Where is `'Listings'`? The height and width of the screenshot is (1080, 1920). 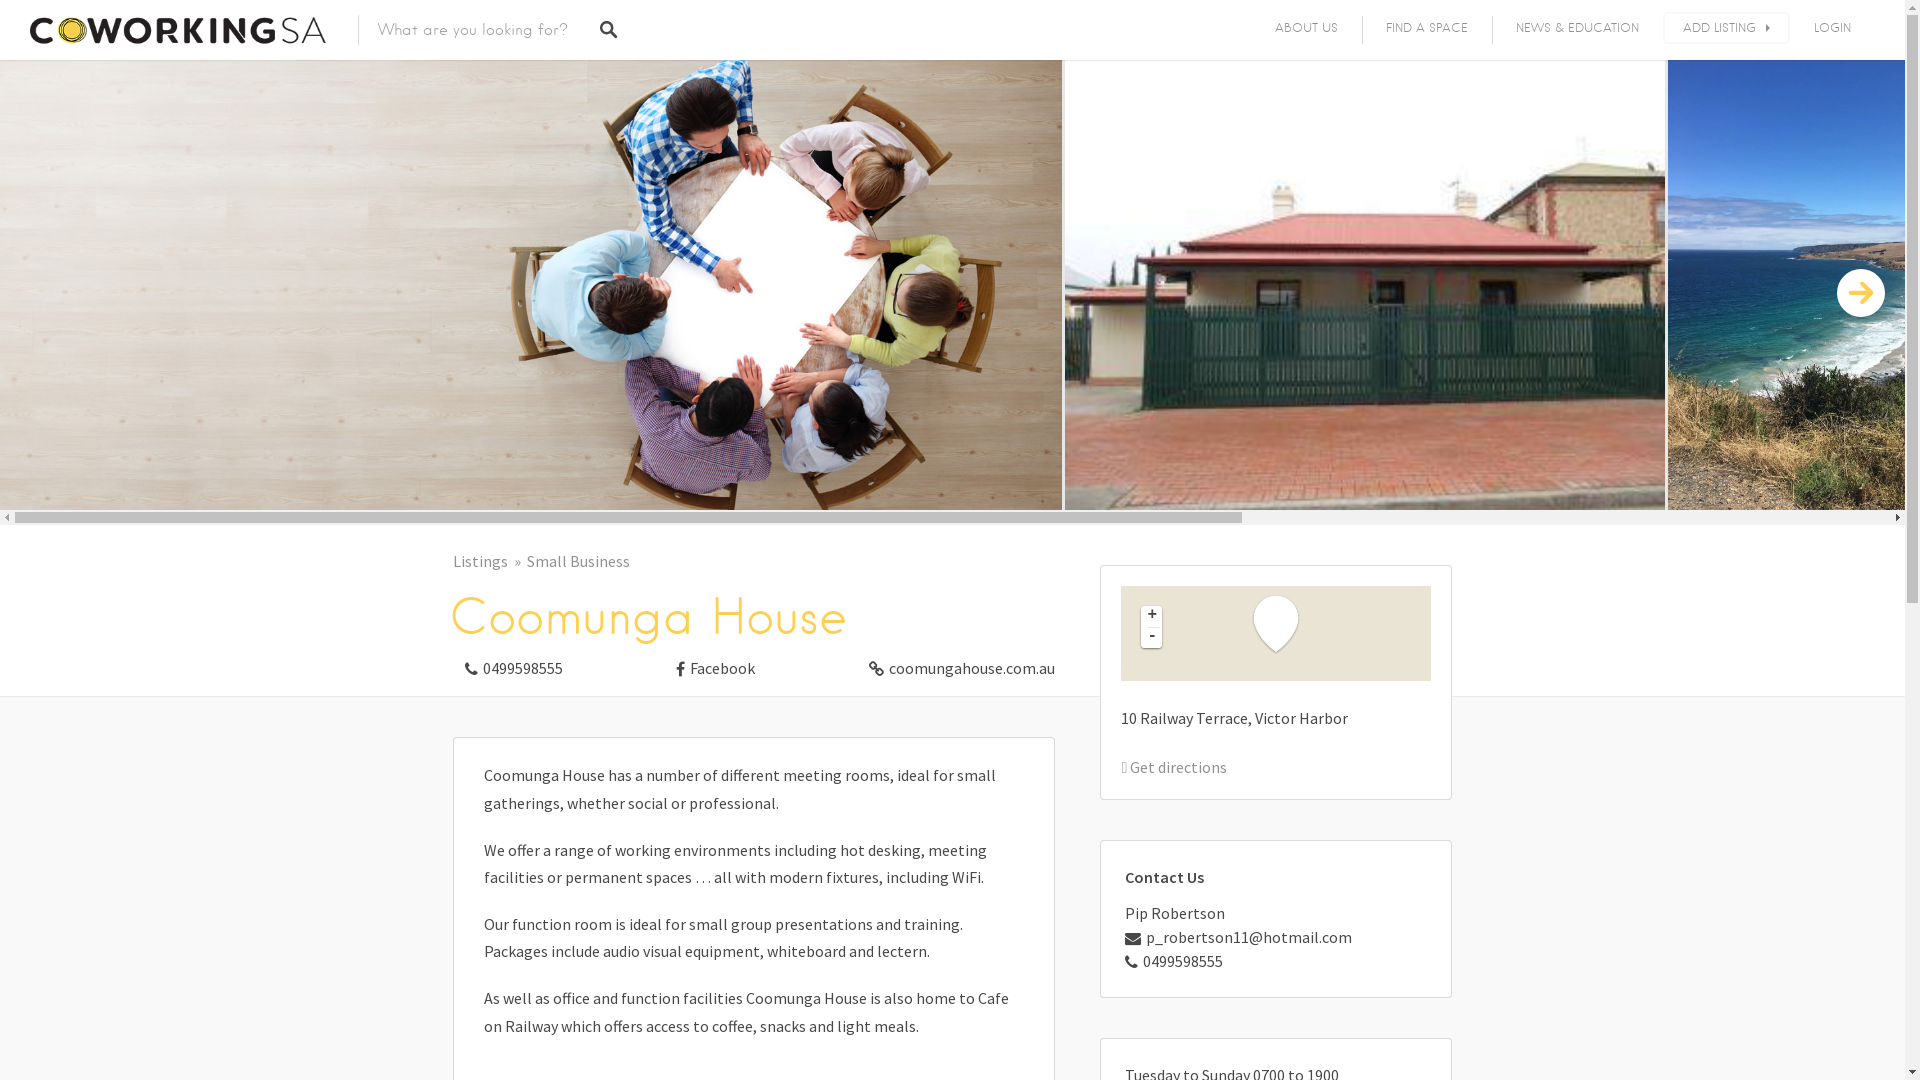
'Listings' is located at coordinates (489, 561).